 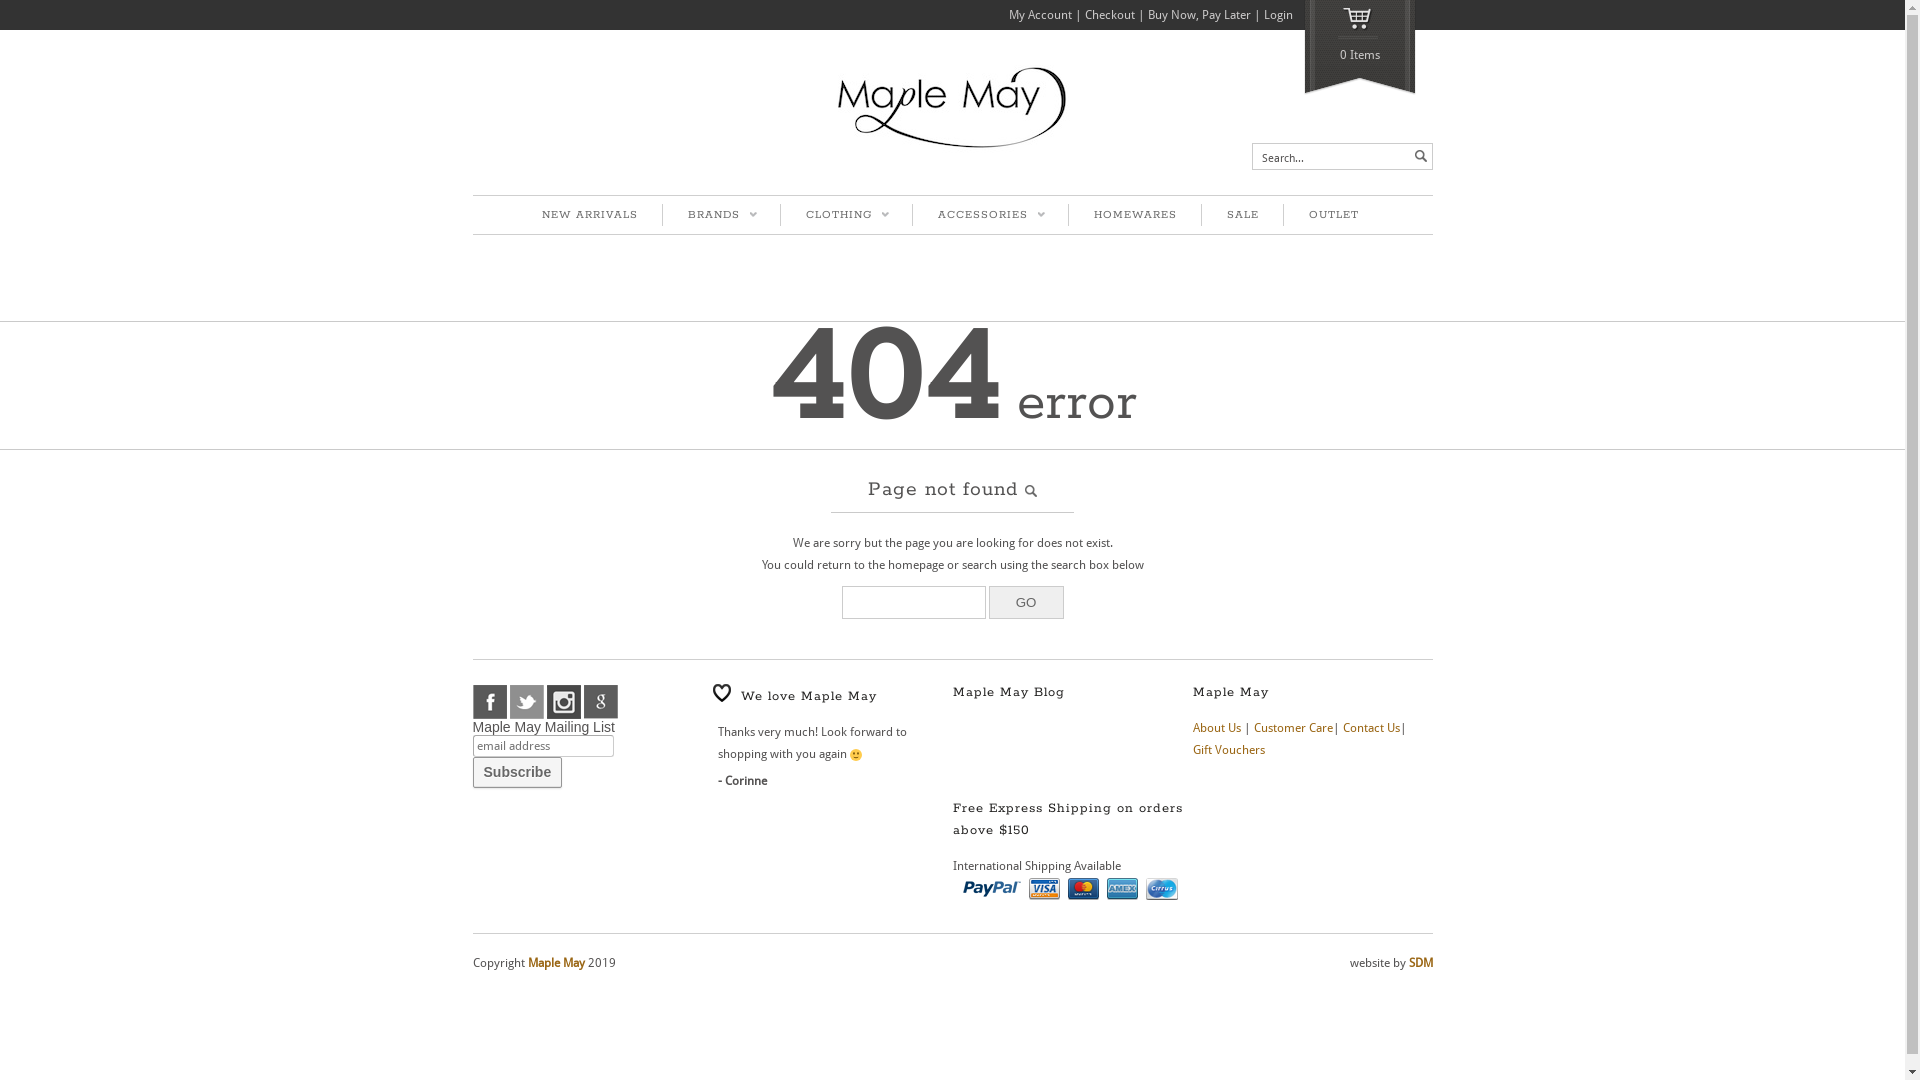 I want to click on 'instagram', so click(x=546, y=701).